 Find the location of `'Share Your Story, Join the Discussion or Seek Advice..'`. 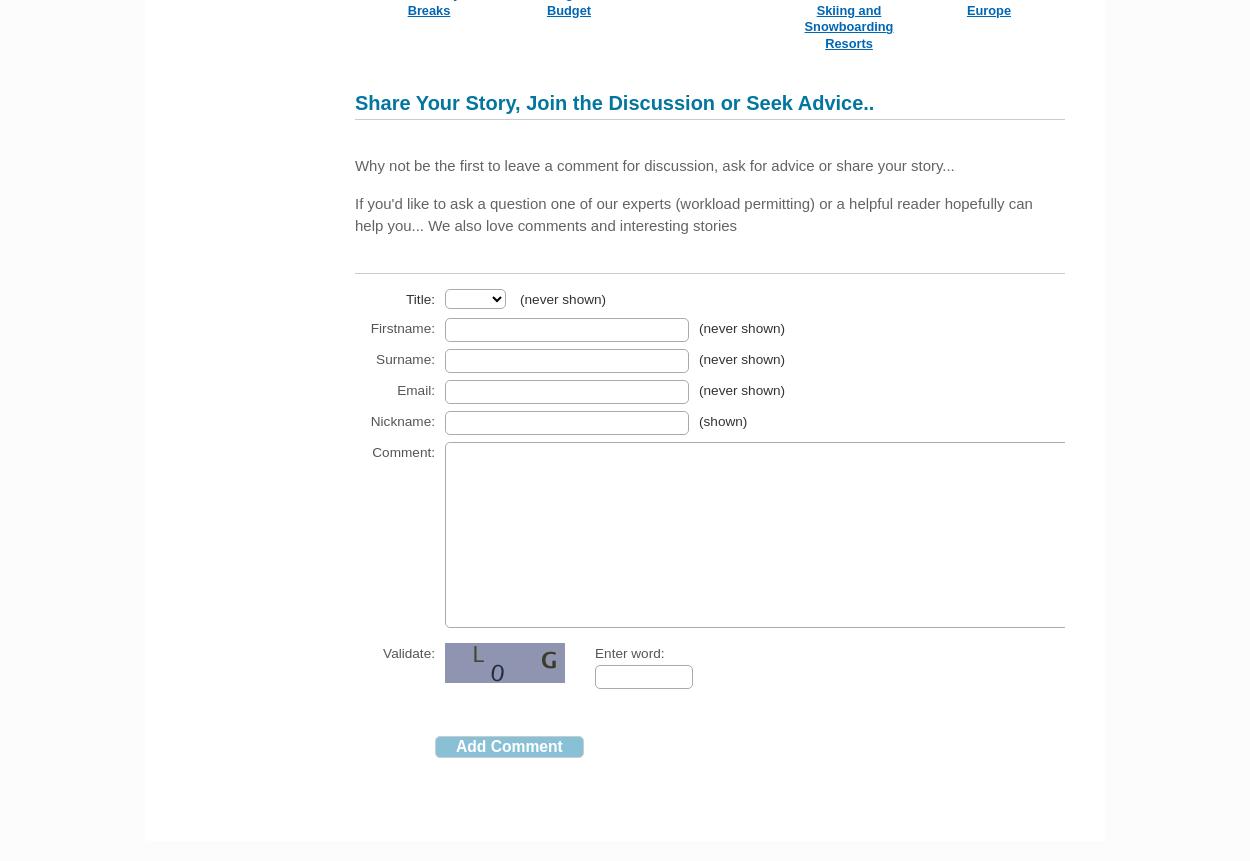

'Share Your Story, Join the Discussion or Seek Advice..' is located at coordinates (613, 101).